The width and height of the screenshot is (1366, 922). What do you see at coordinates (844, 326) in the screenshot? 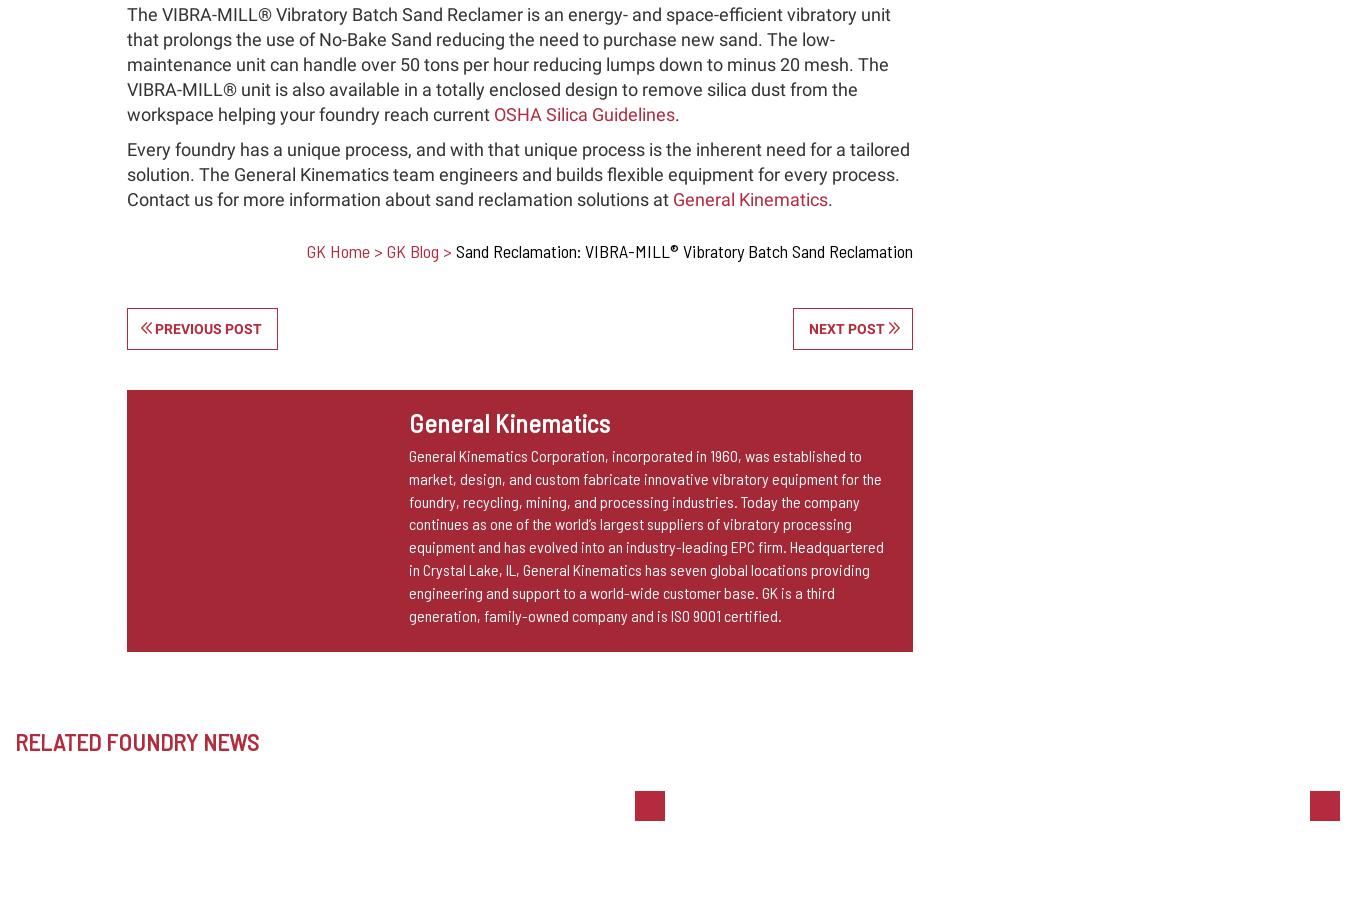
I see `'Next post'` at bounding box center [844, 326].